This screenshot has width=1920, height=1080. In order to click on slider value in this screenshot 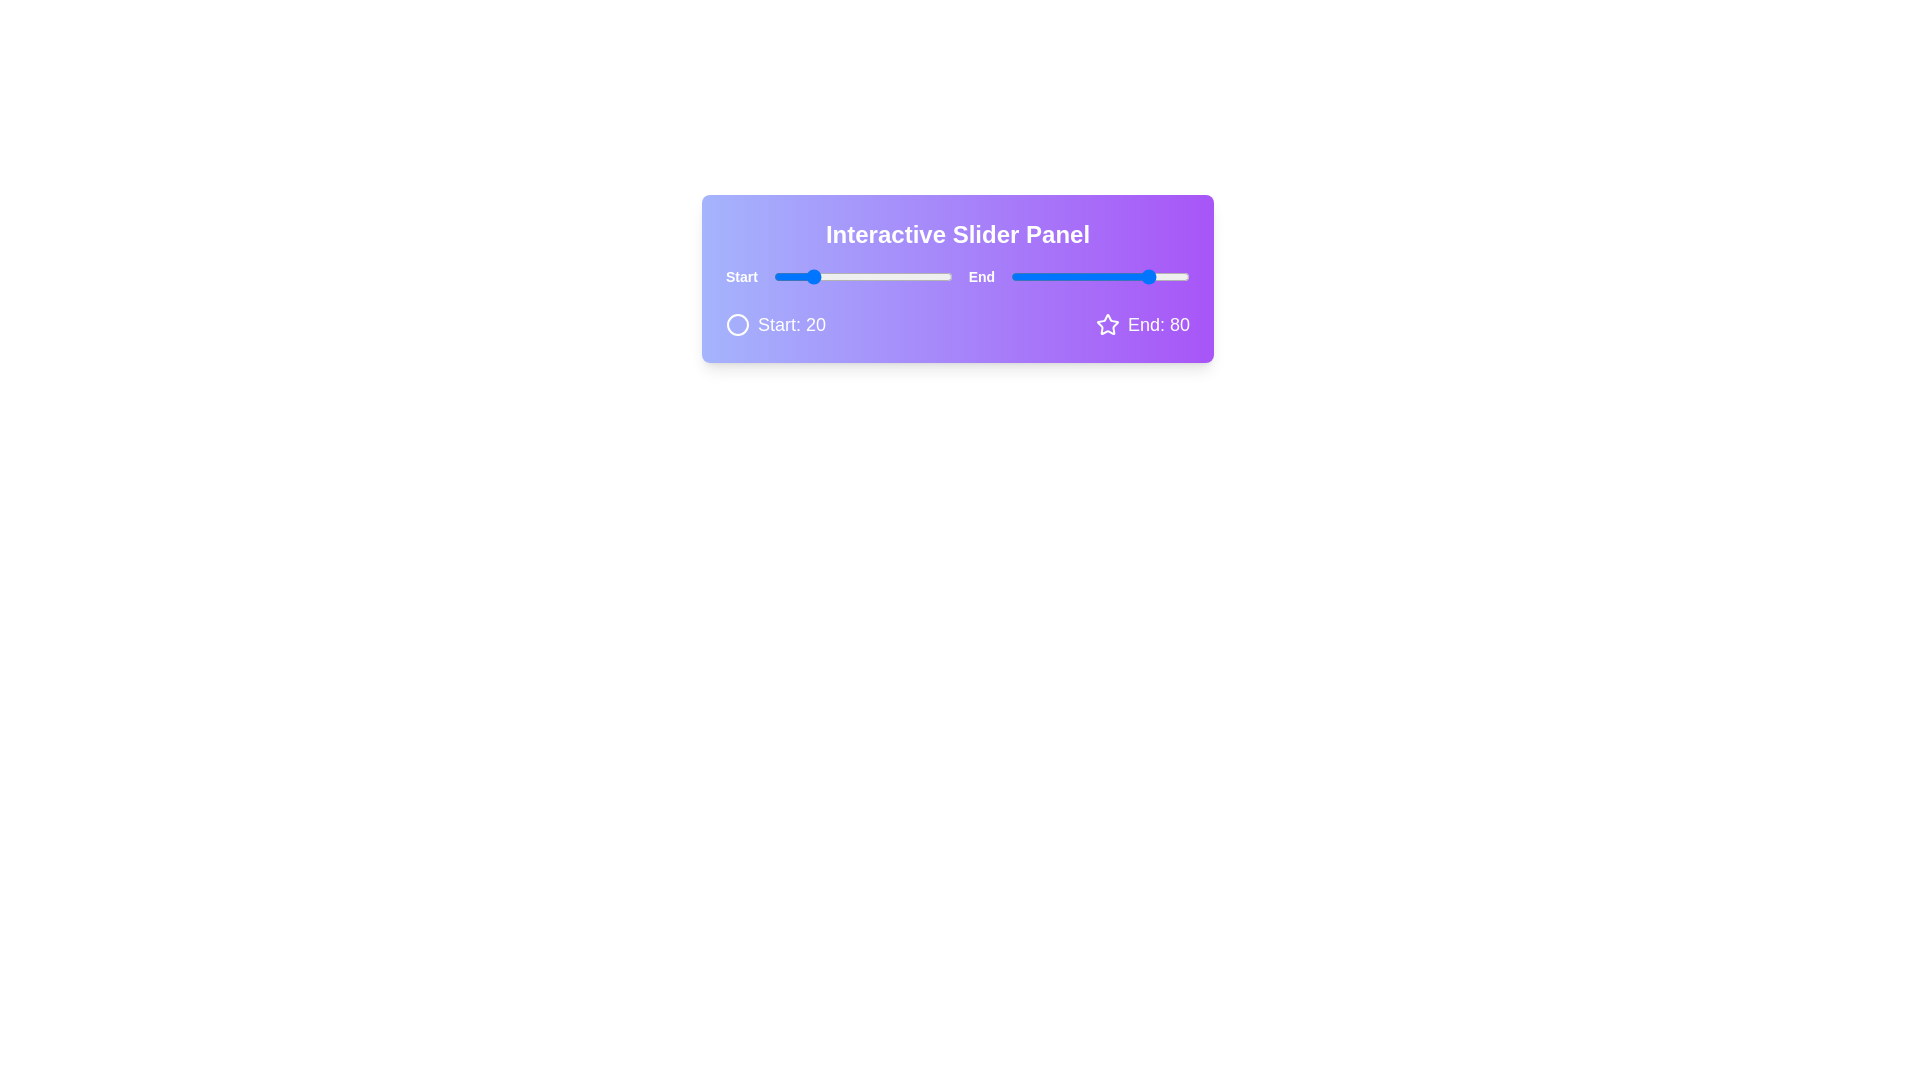, I will do `click(818, 277)`.